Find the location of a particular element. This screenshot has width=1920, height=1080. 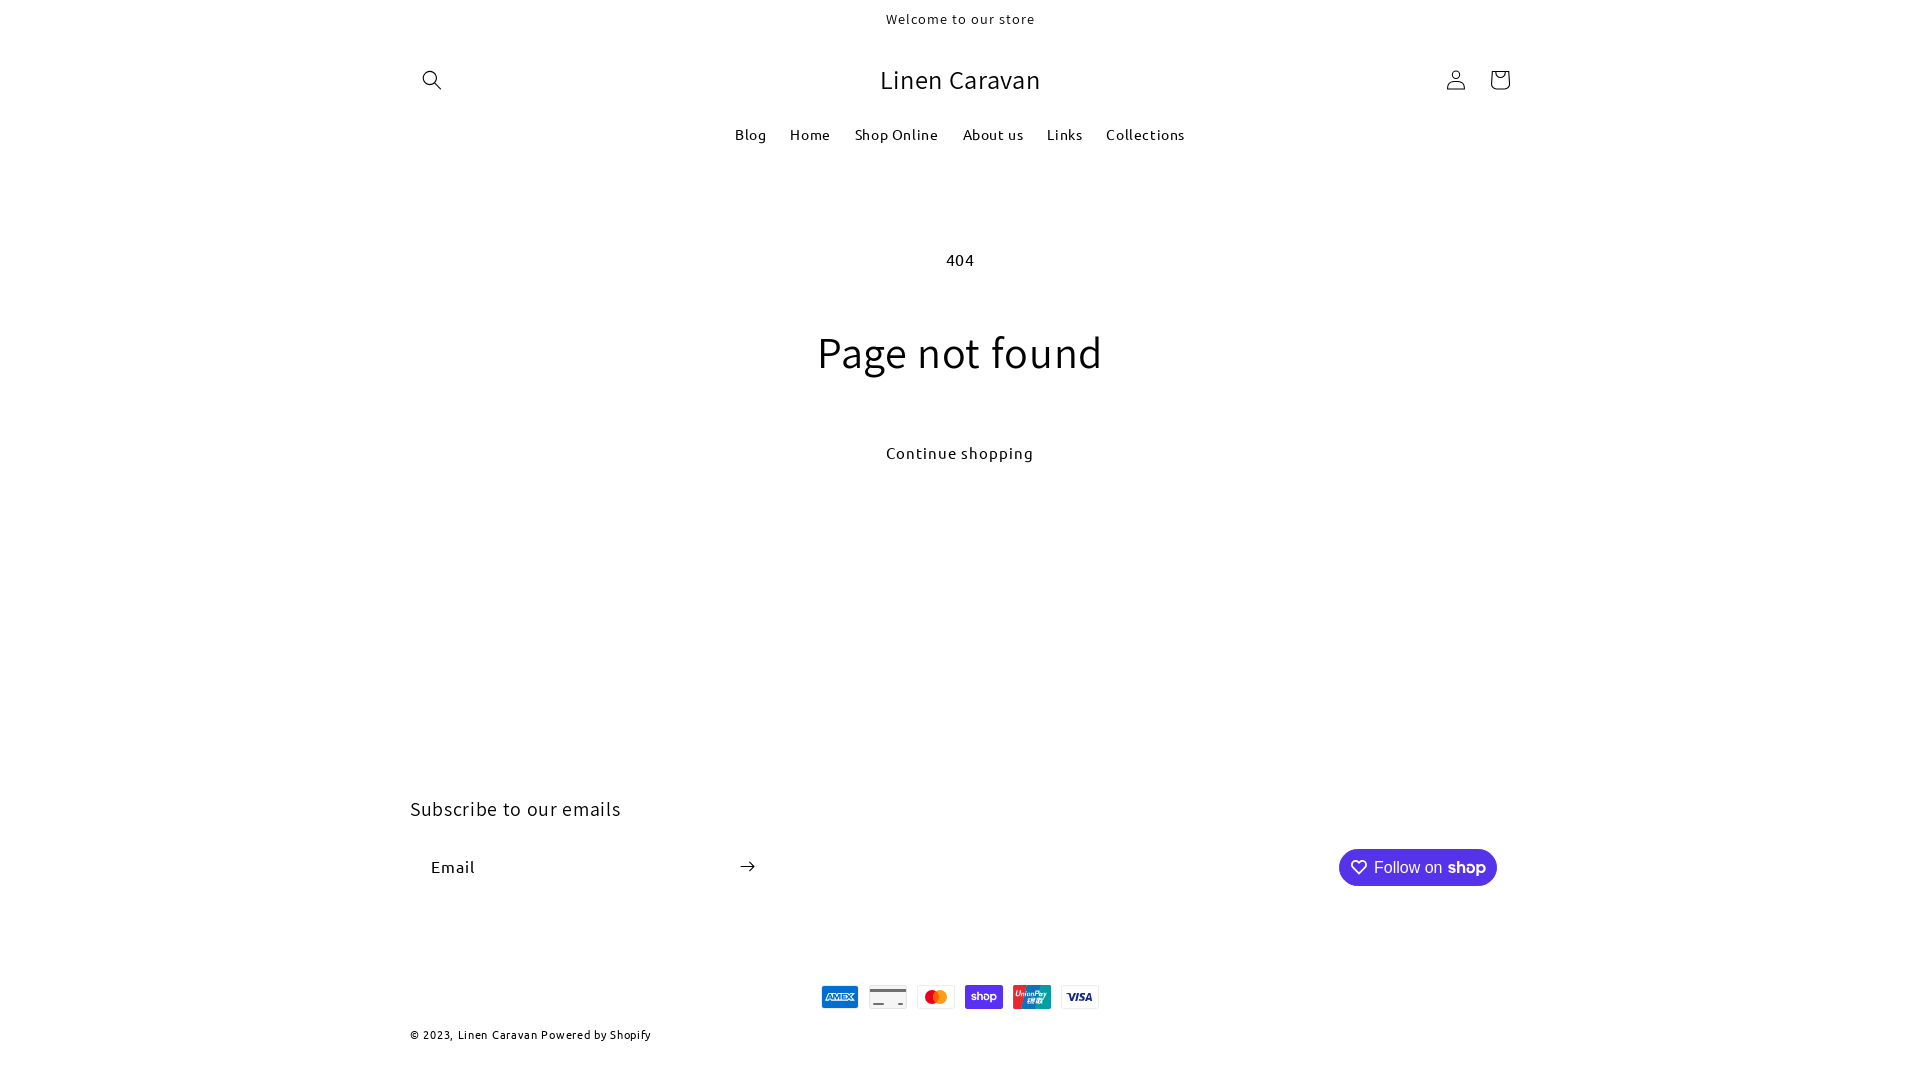

'Log in' is located at coordinates (1455, 79).